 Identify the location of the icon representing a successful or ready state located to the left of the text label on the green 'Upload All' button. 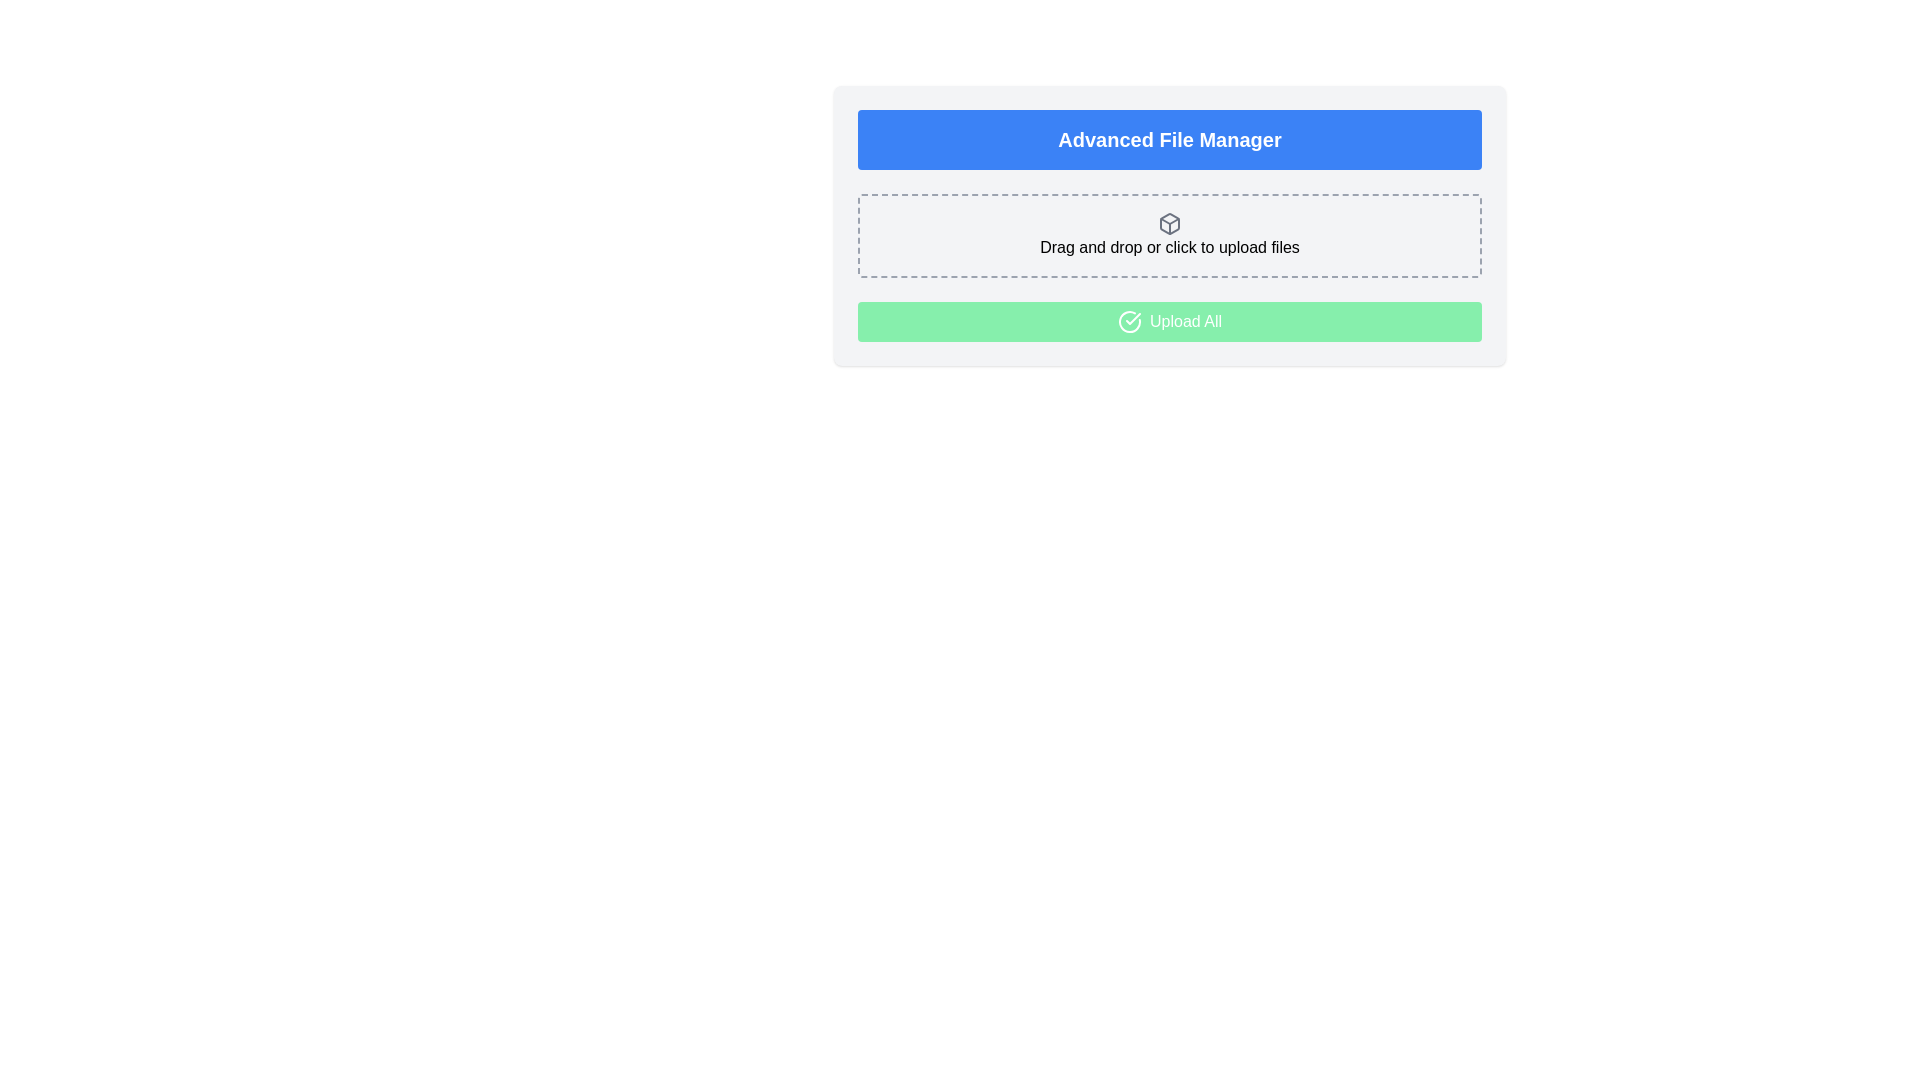
(1129, 320).